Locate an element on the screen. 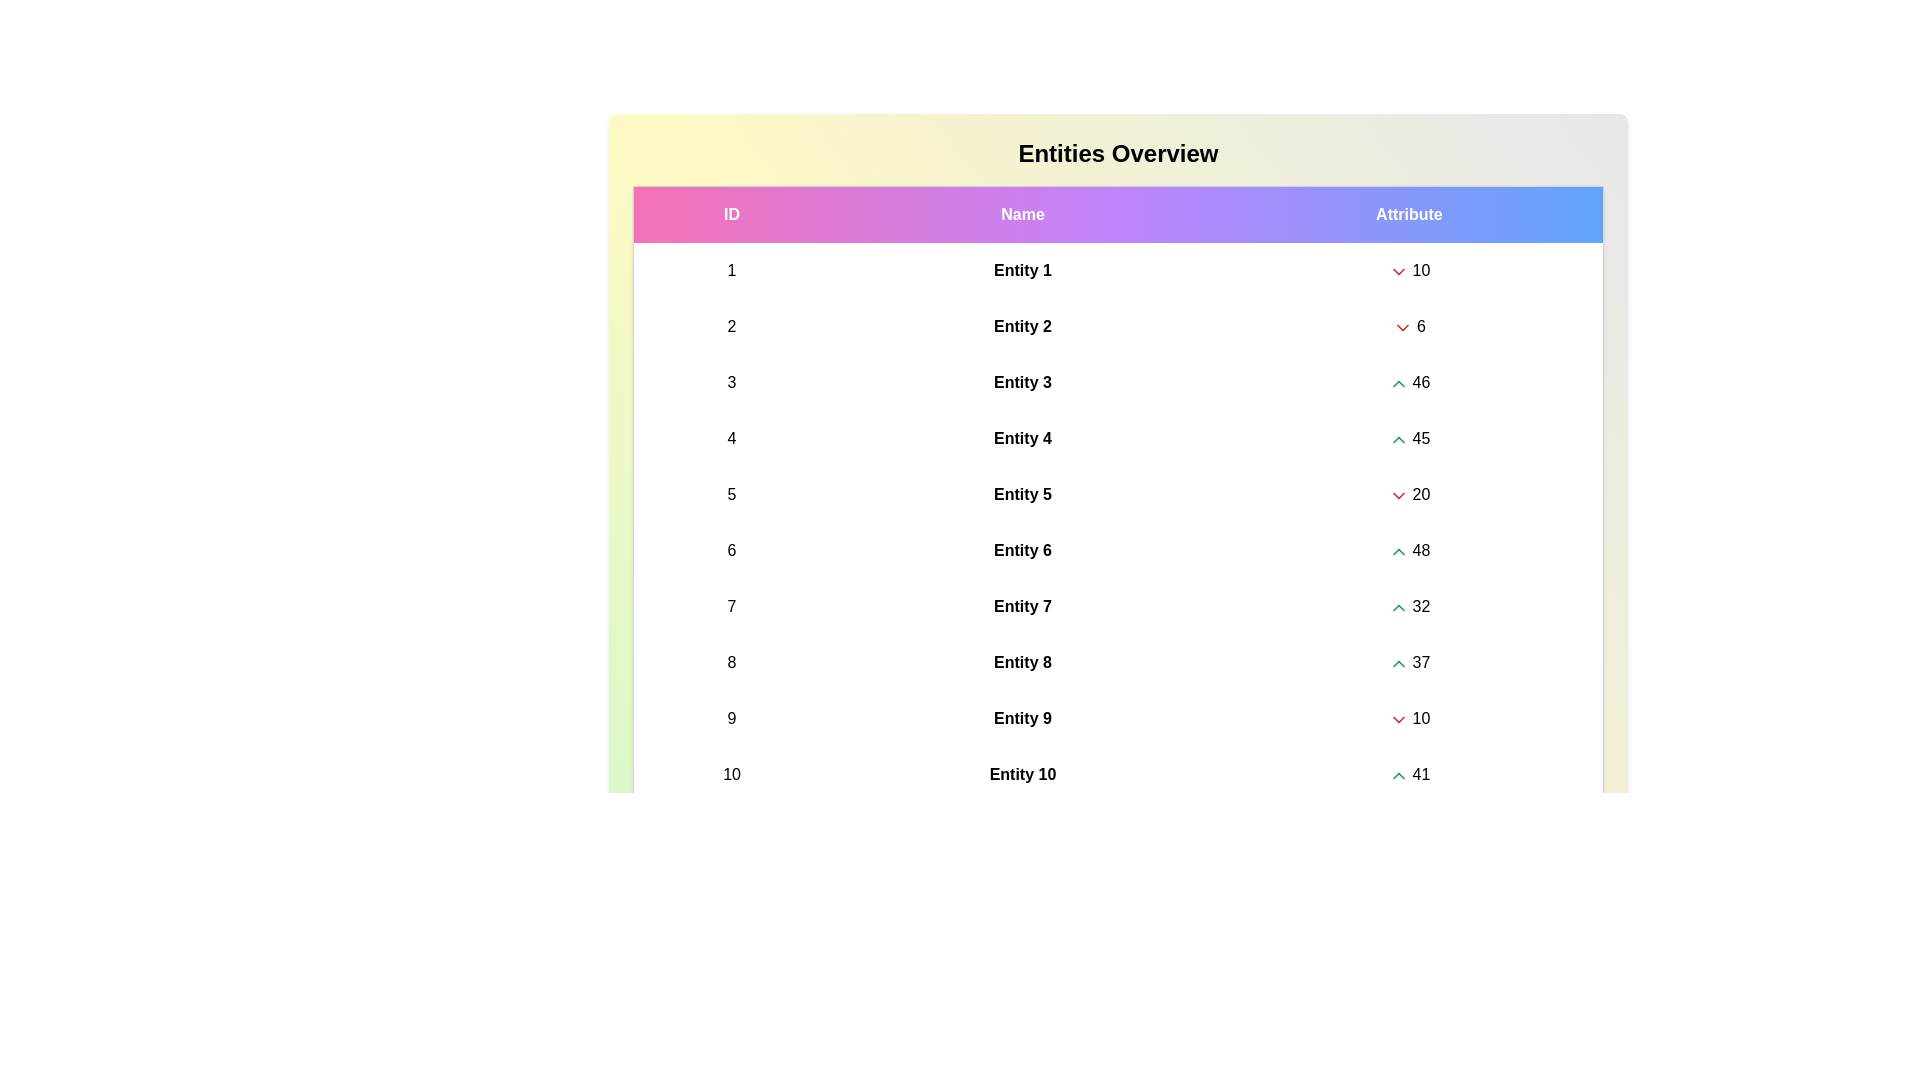 Image resolution: width=1920 pixels, height=1080 pixels. the table header Attribute to sort the table by that column is located at coordinates (1408, 214).